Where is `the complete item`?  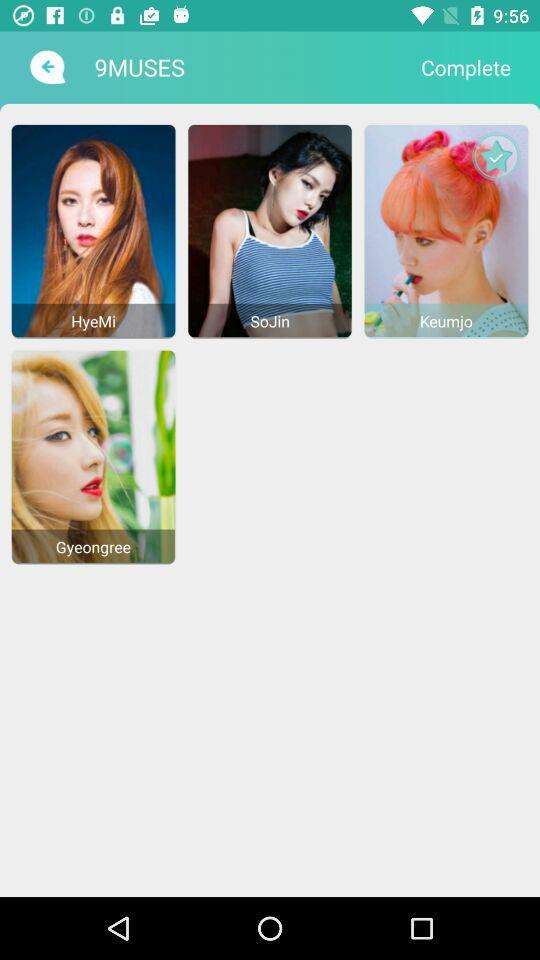
the complete item is located at coordinates (466, 67).